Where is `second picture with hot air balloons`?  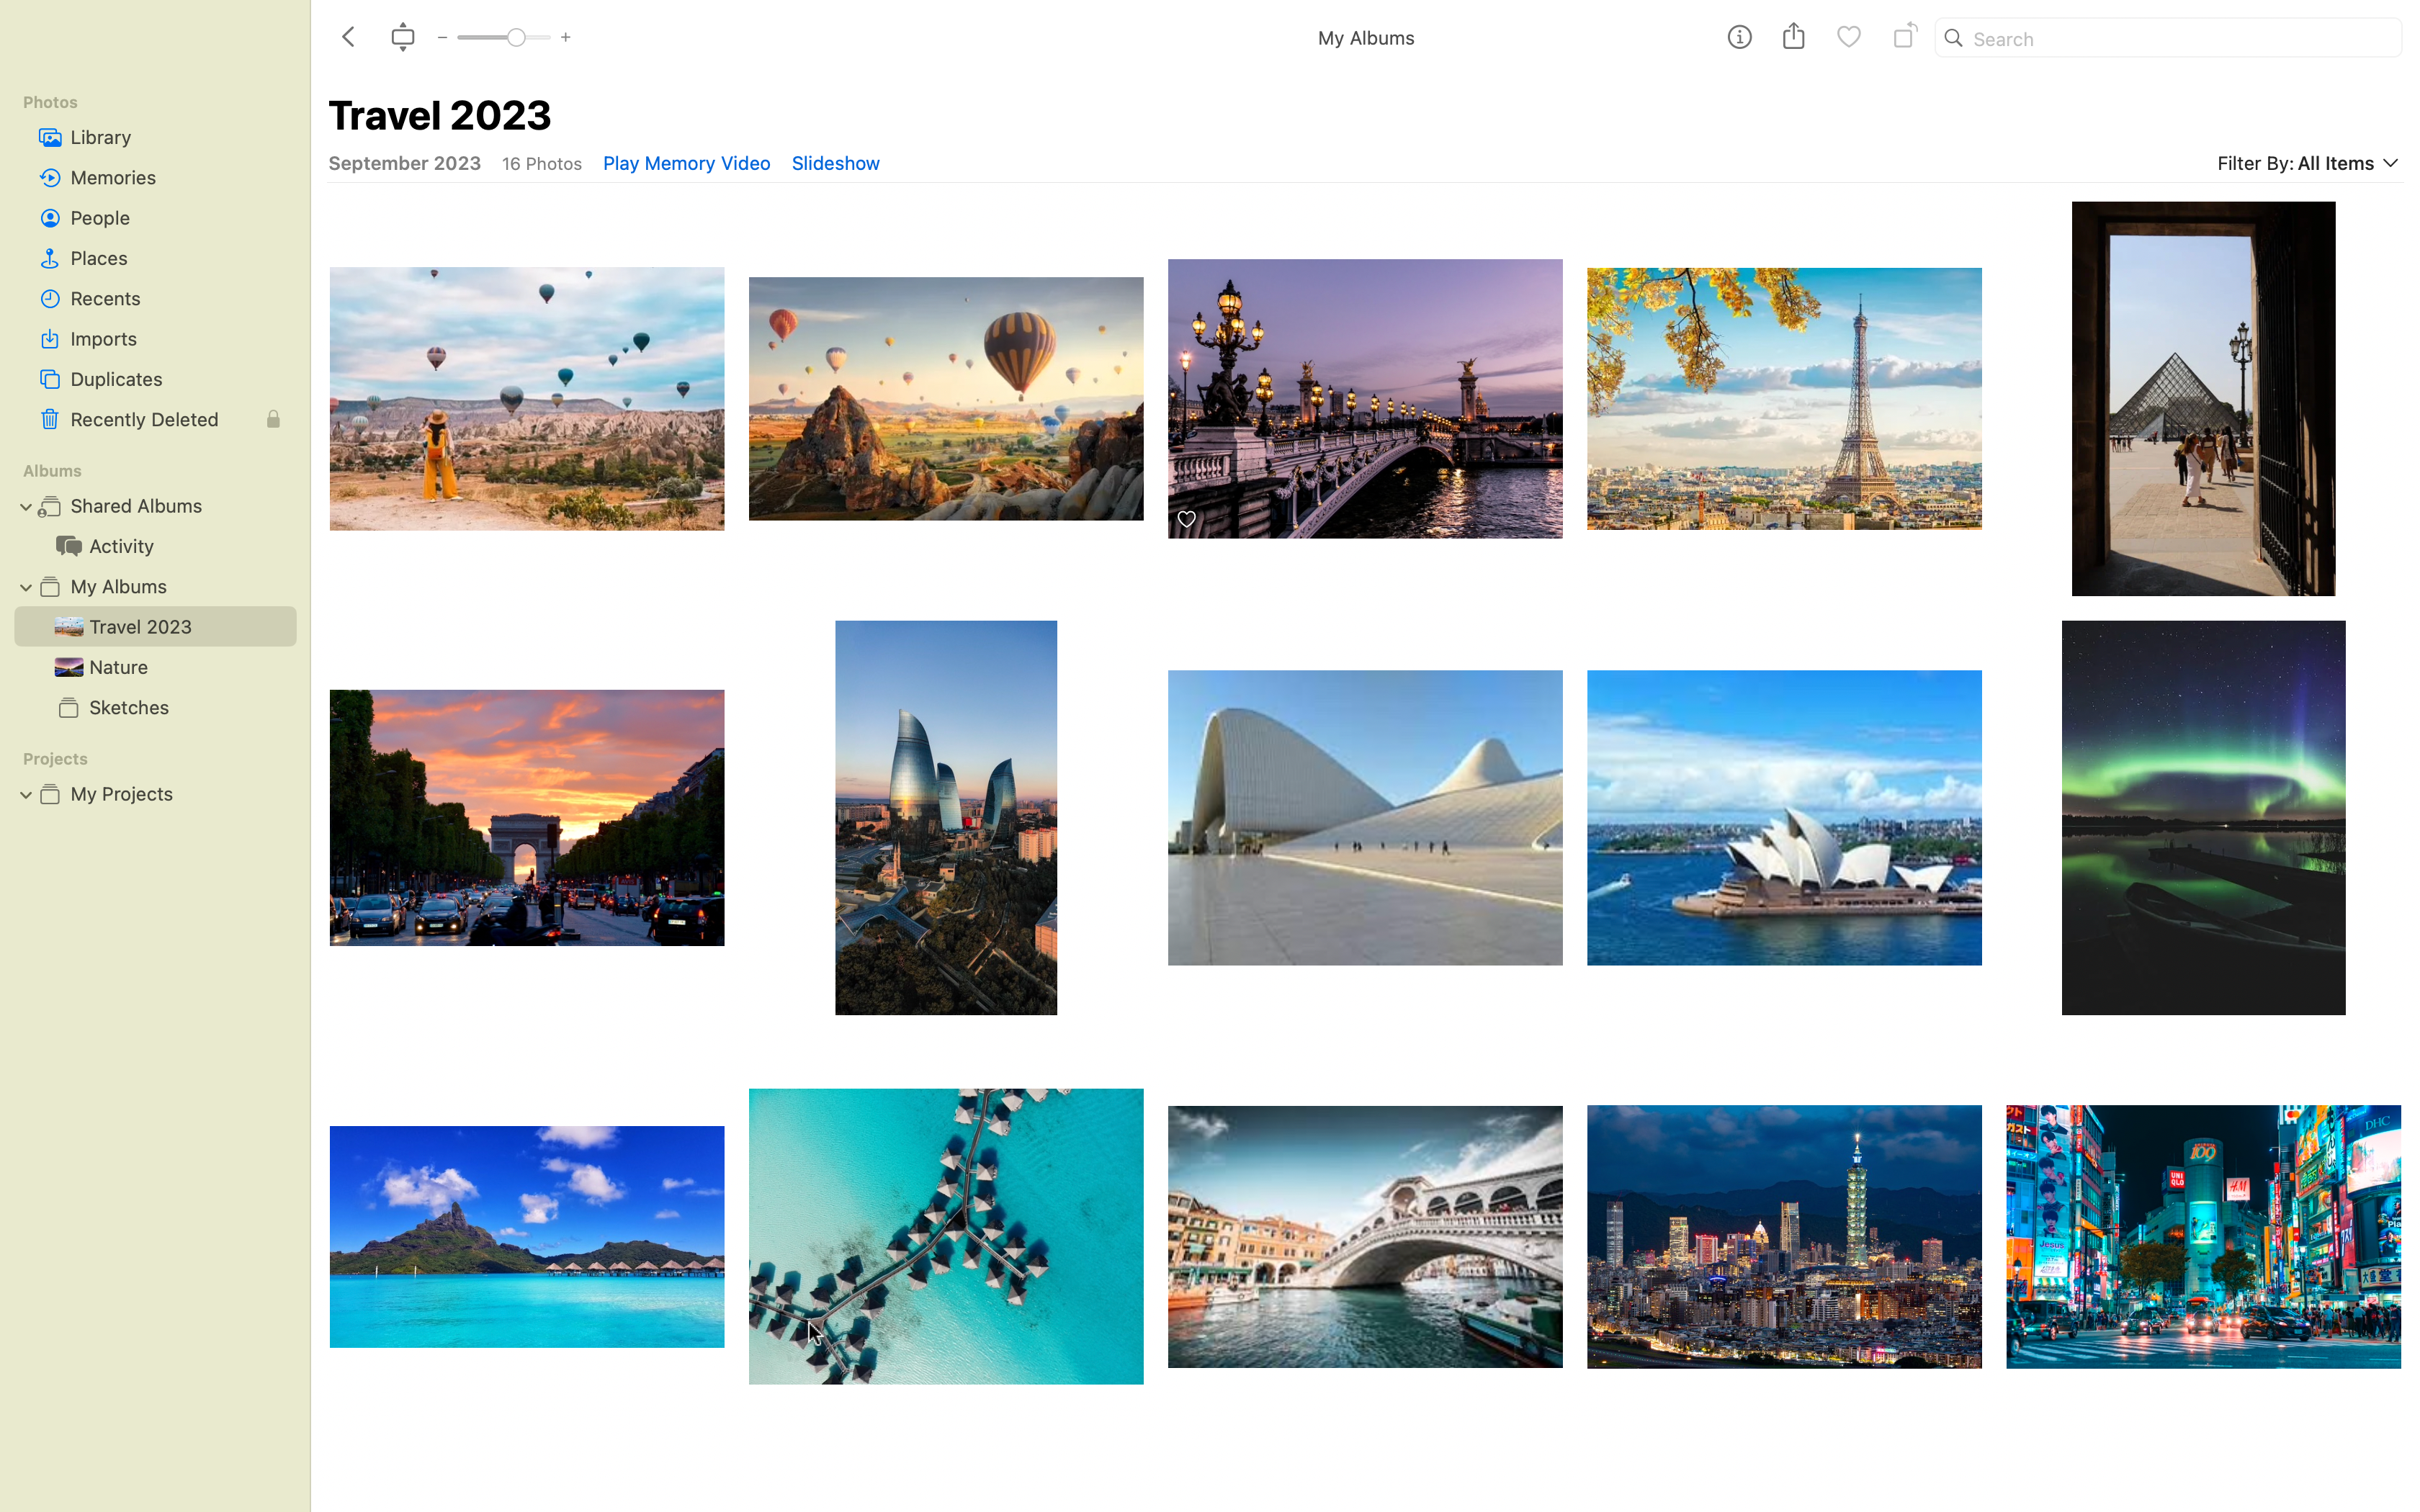 second picture with hot air balloons is located at coordinates (946, 387).